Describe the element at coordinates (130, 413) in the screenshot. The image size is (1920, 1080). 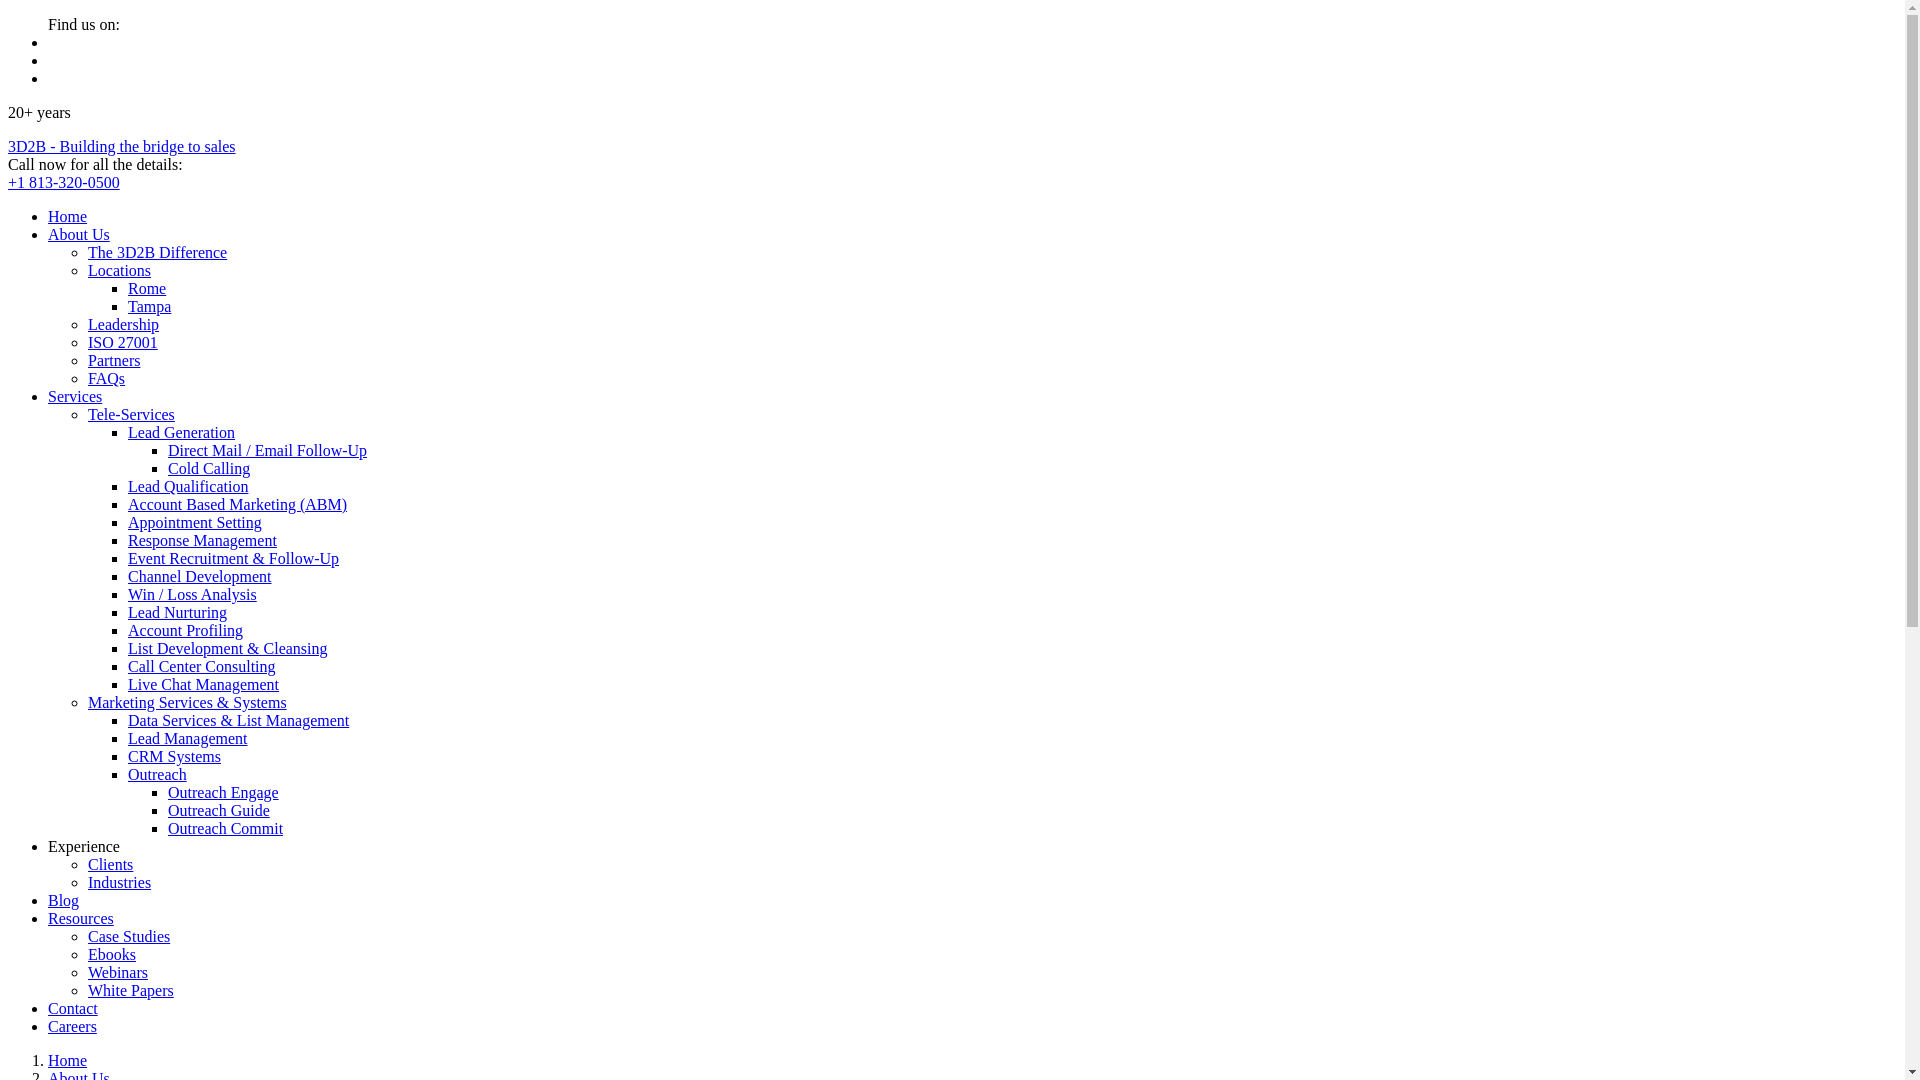
I see `'Tele-Services'` at that location.